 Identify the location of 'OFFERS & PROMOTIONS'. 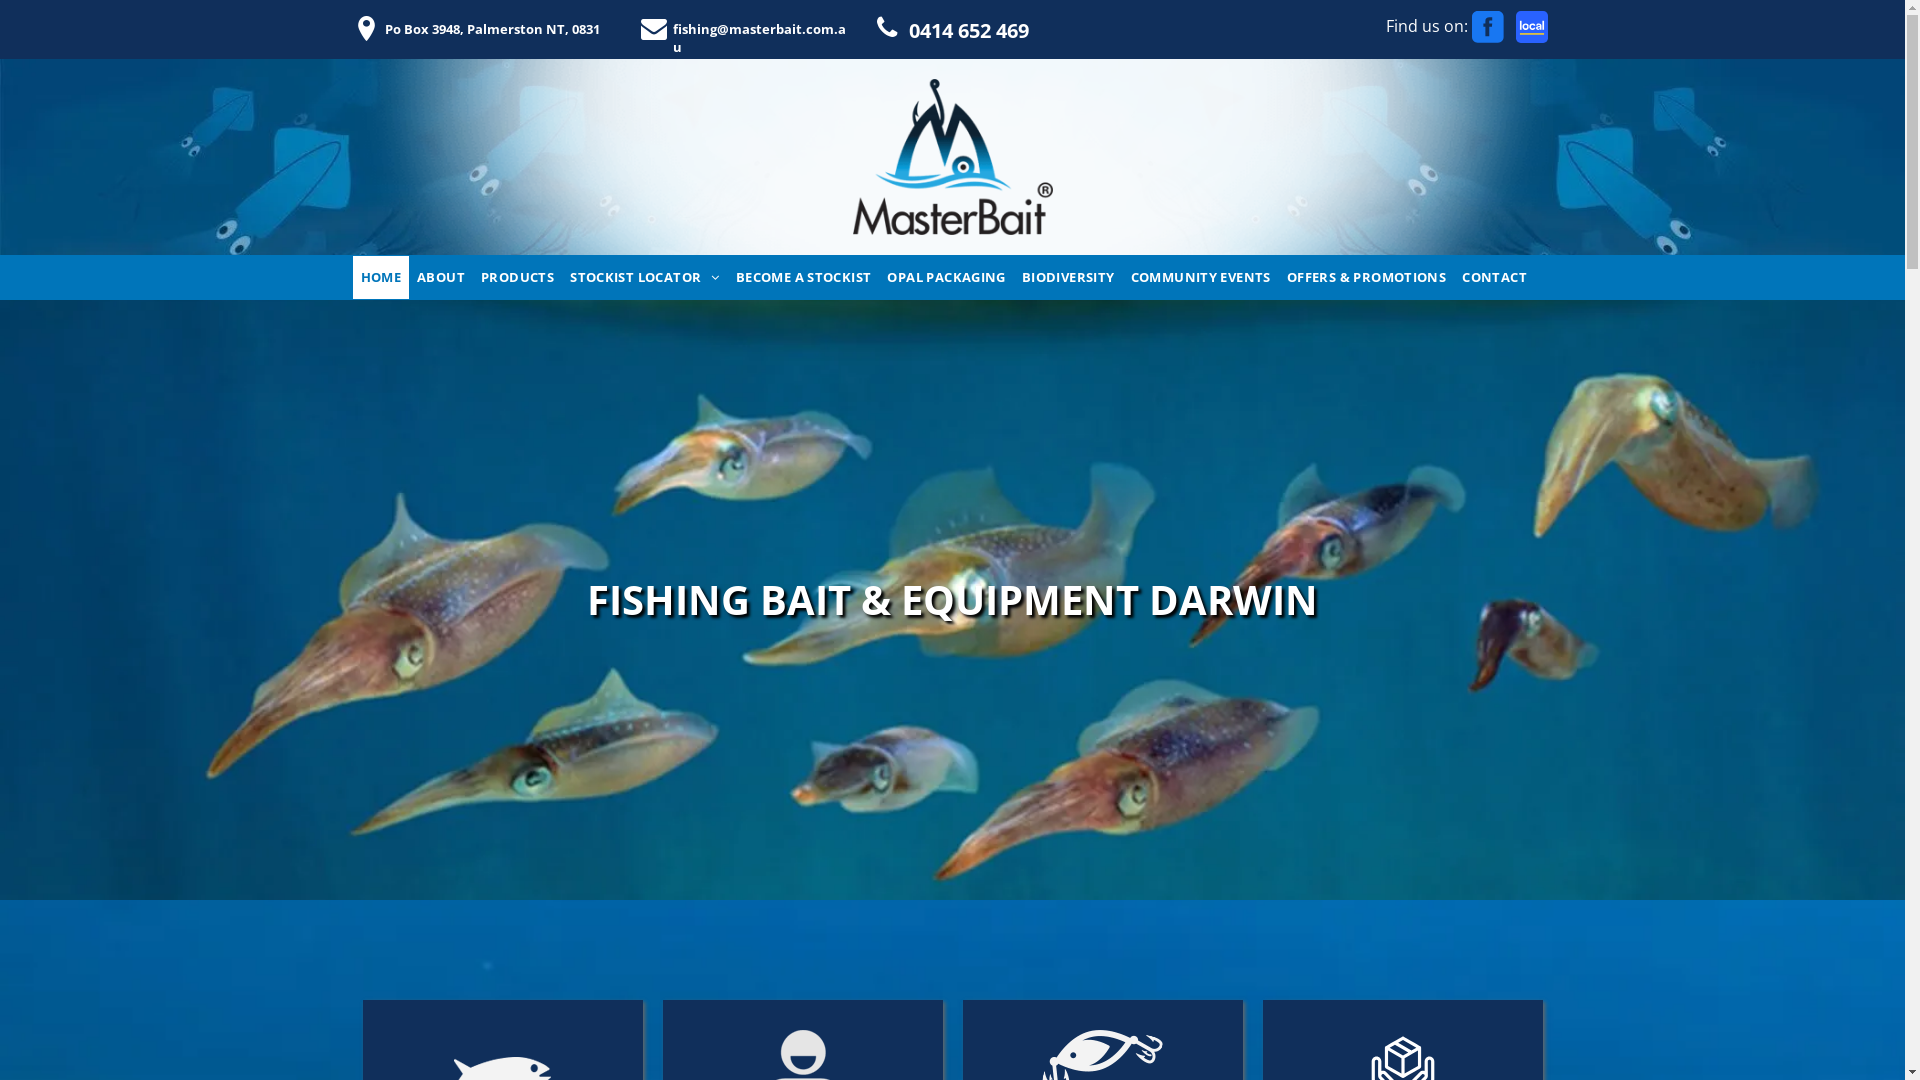
(1365, 277).